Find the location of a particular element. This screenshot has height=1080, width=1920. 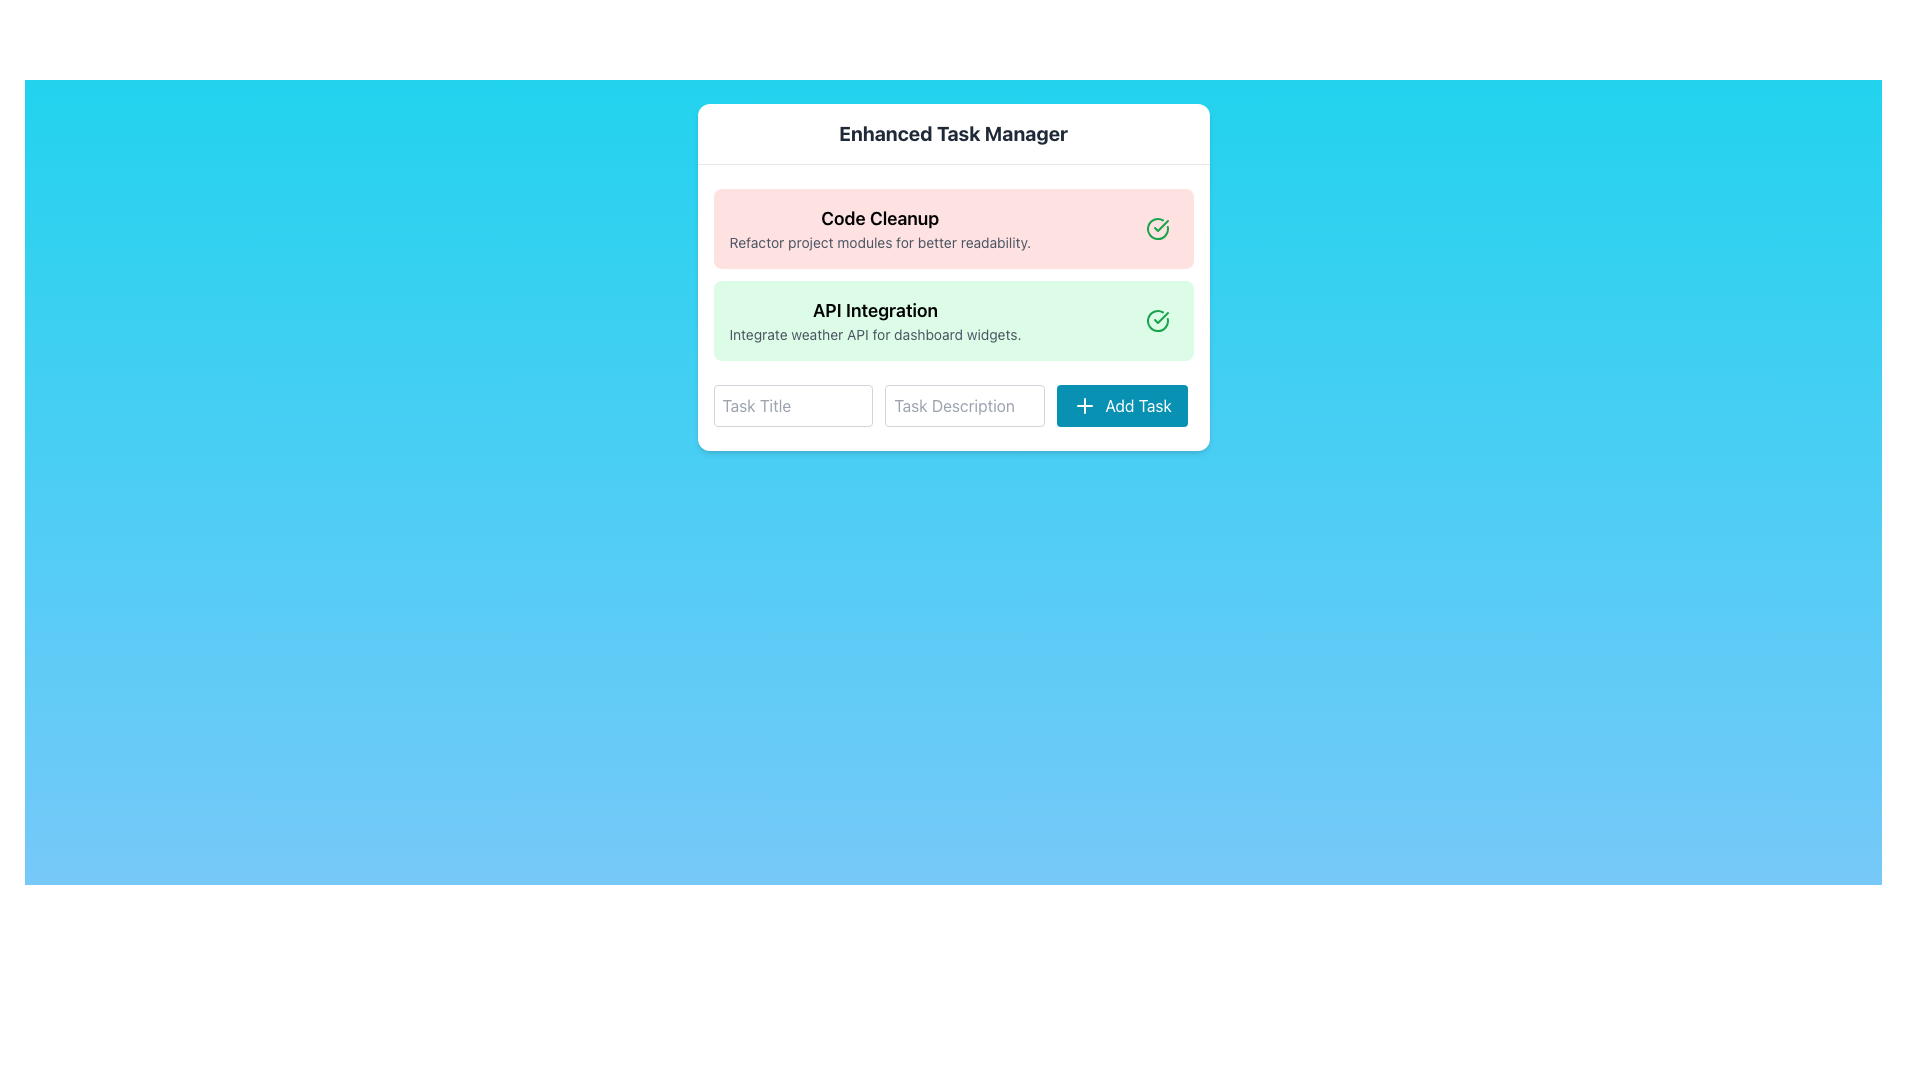

the completion status button of the 'Code Cleanup' task is located at coordinates (1157, 227).